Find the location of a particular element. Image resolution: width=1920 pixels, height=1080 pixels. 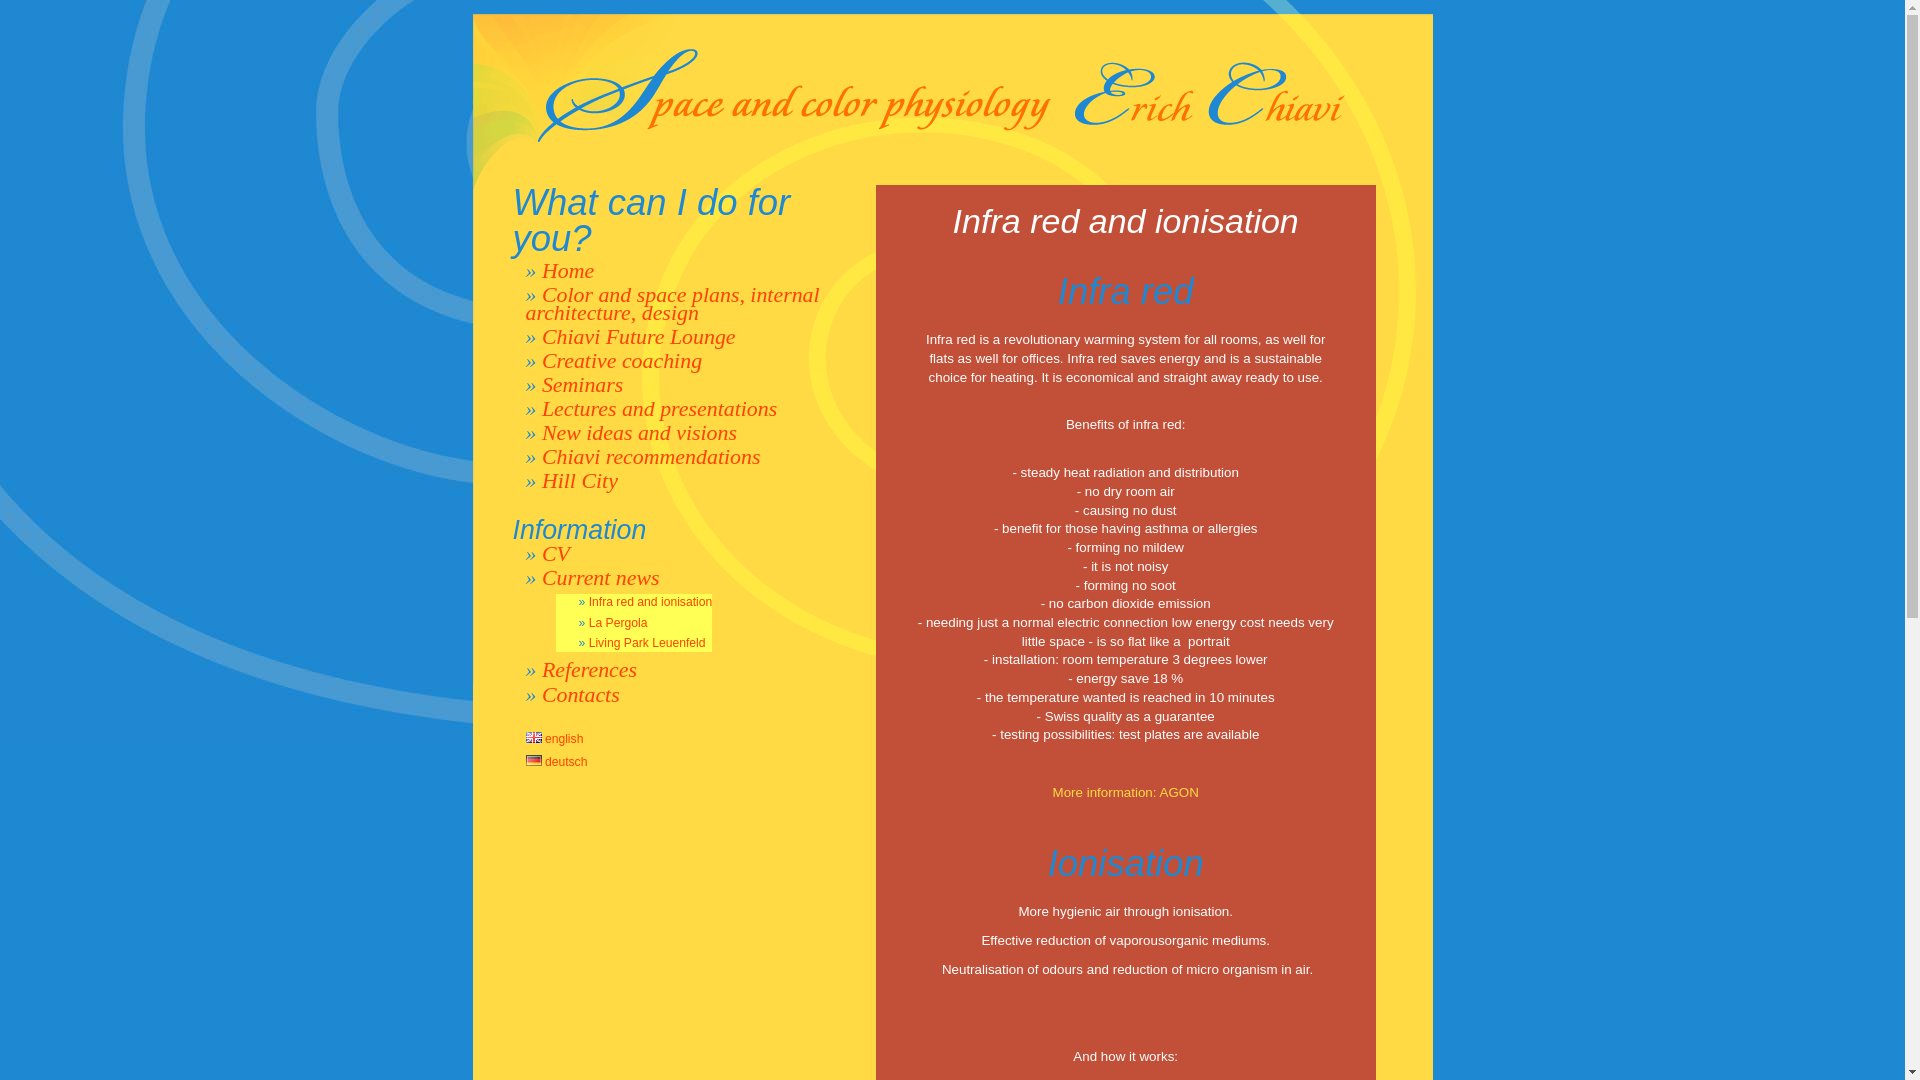

'Hill City' is located at coordinates (579, 481).